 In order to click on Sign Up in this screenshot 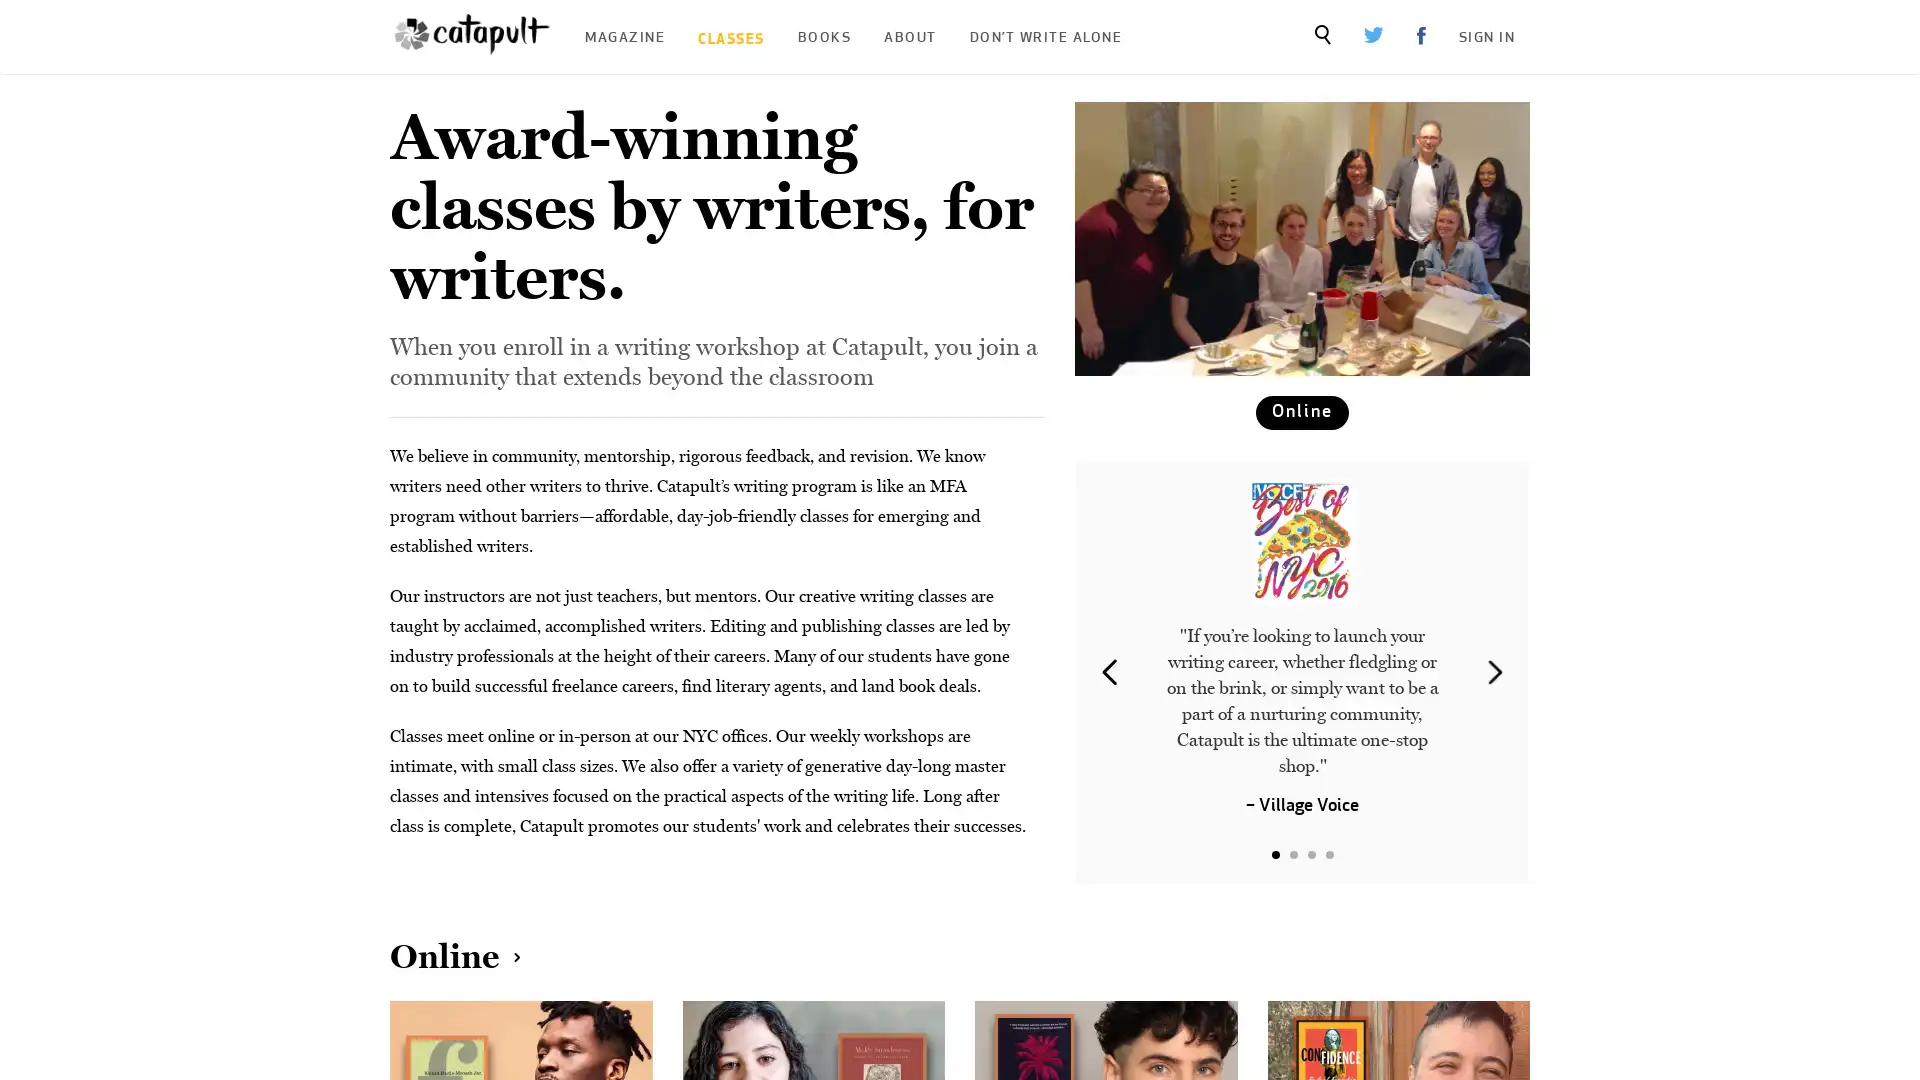, I will do `click(1780, 1044)`.